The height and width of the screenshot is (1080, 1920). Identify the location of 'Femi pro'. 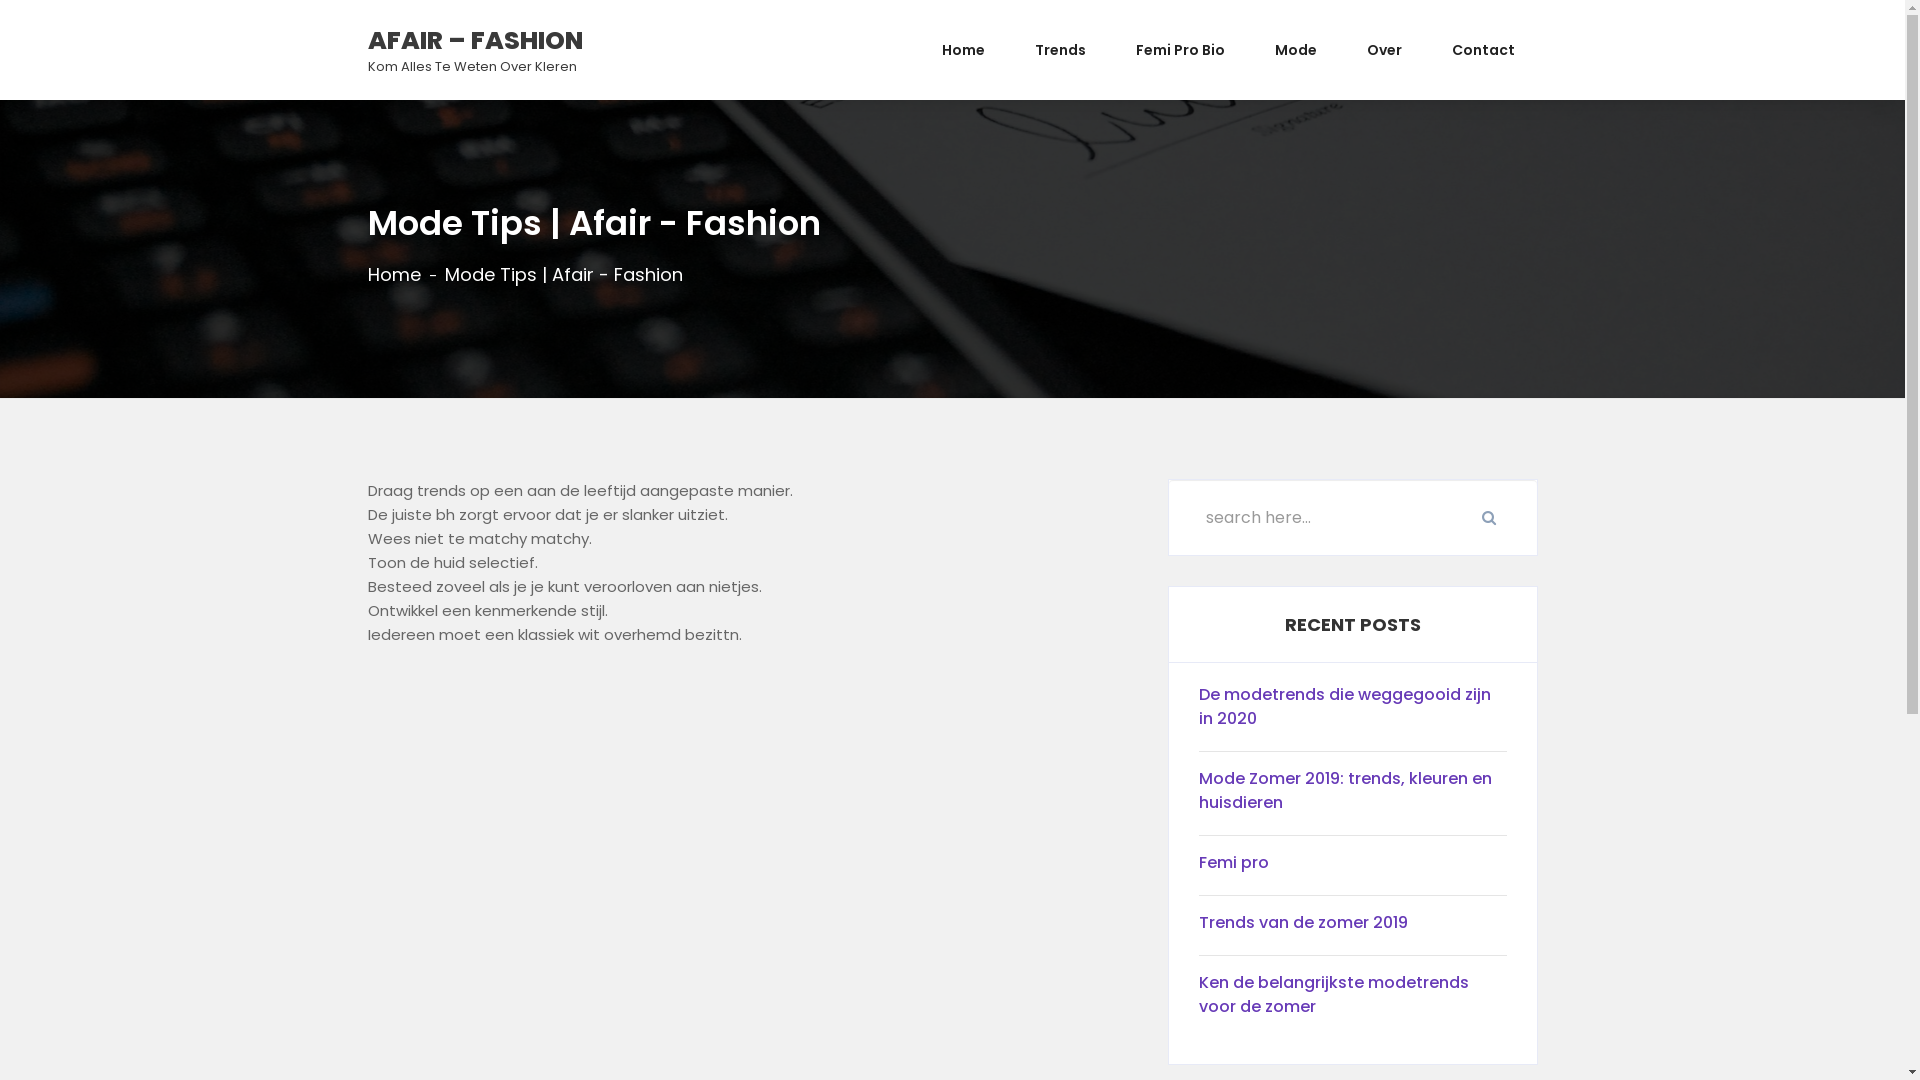
(1198, 866).